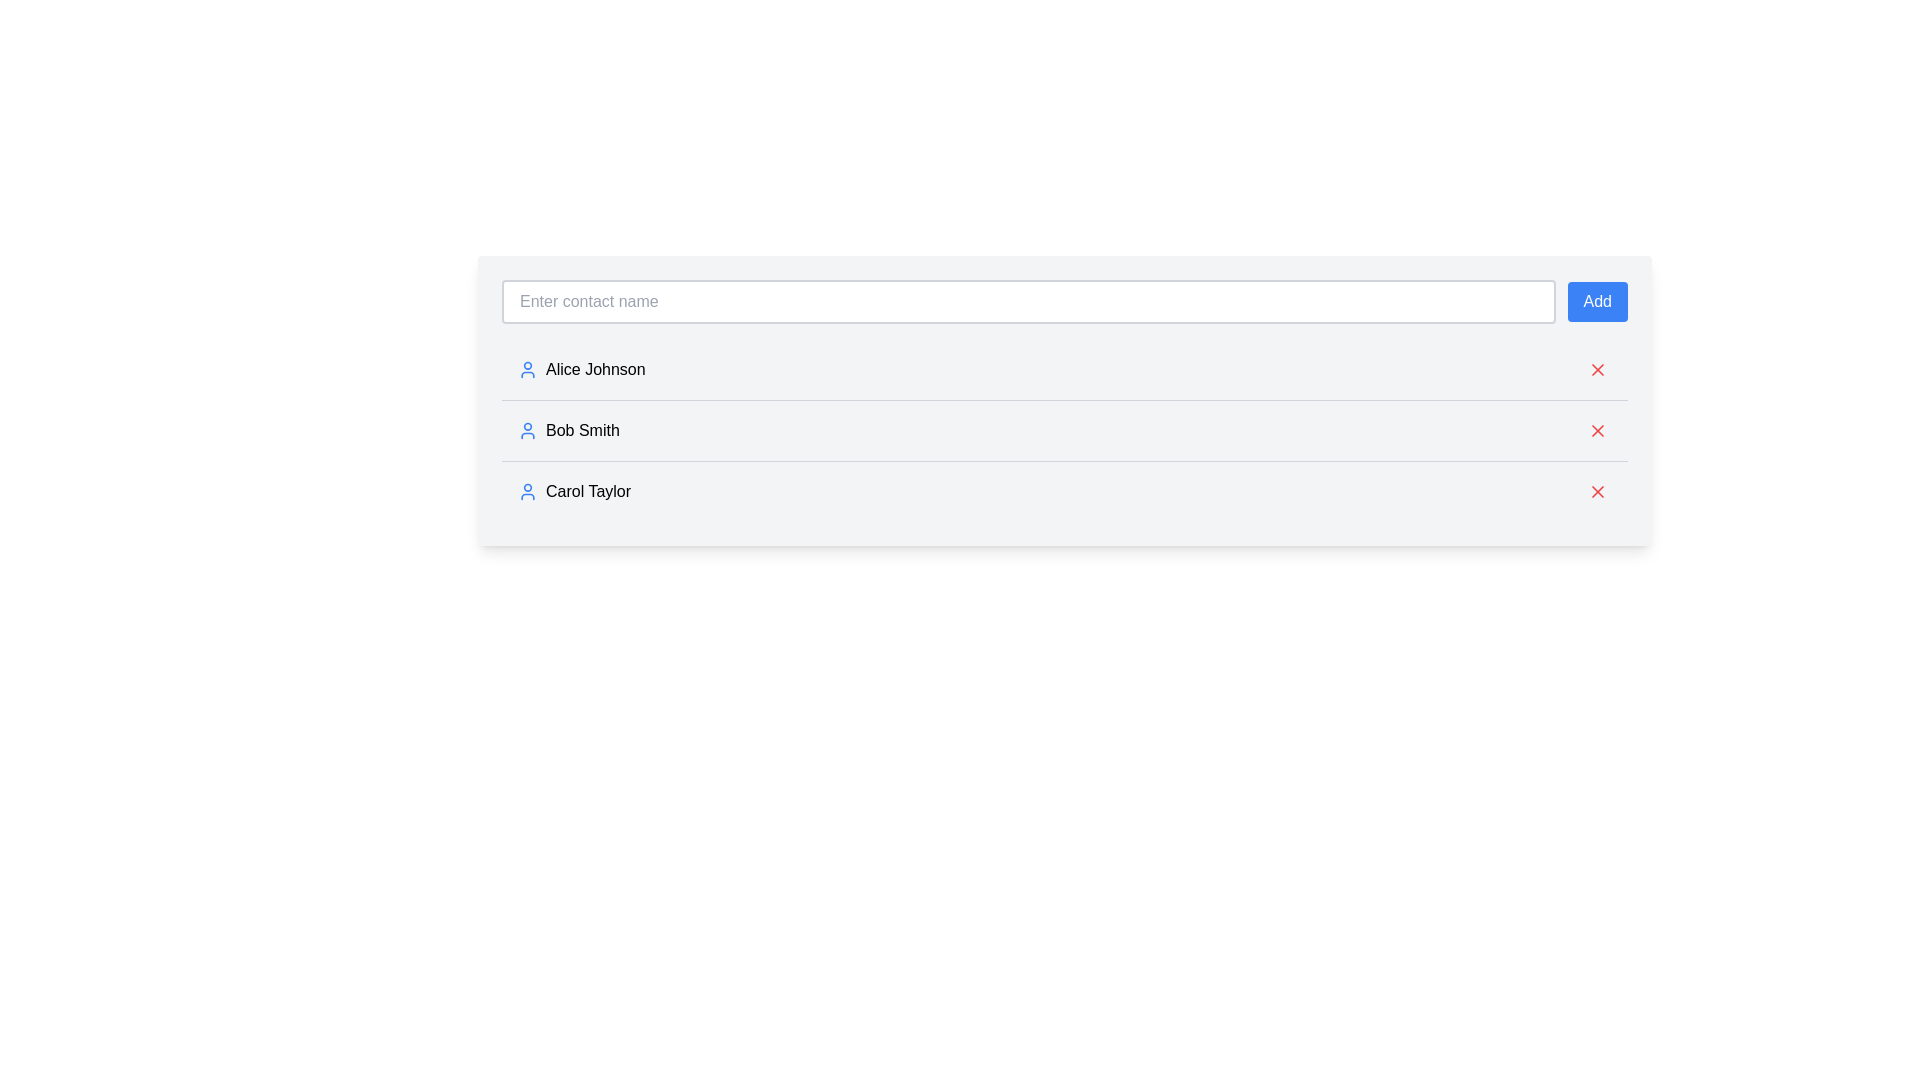 The height and width of the screenshot is (1080, 1920). Describe the element at coordinates (594, 370) in the screenshot. I see `the content of the text label displaying the name 'Alice Johnson', which is the first entry in the contact list located to the right of the user icon` at that location.